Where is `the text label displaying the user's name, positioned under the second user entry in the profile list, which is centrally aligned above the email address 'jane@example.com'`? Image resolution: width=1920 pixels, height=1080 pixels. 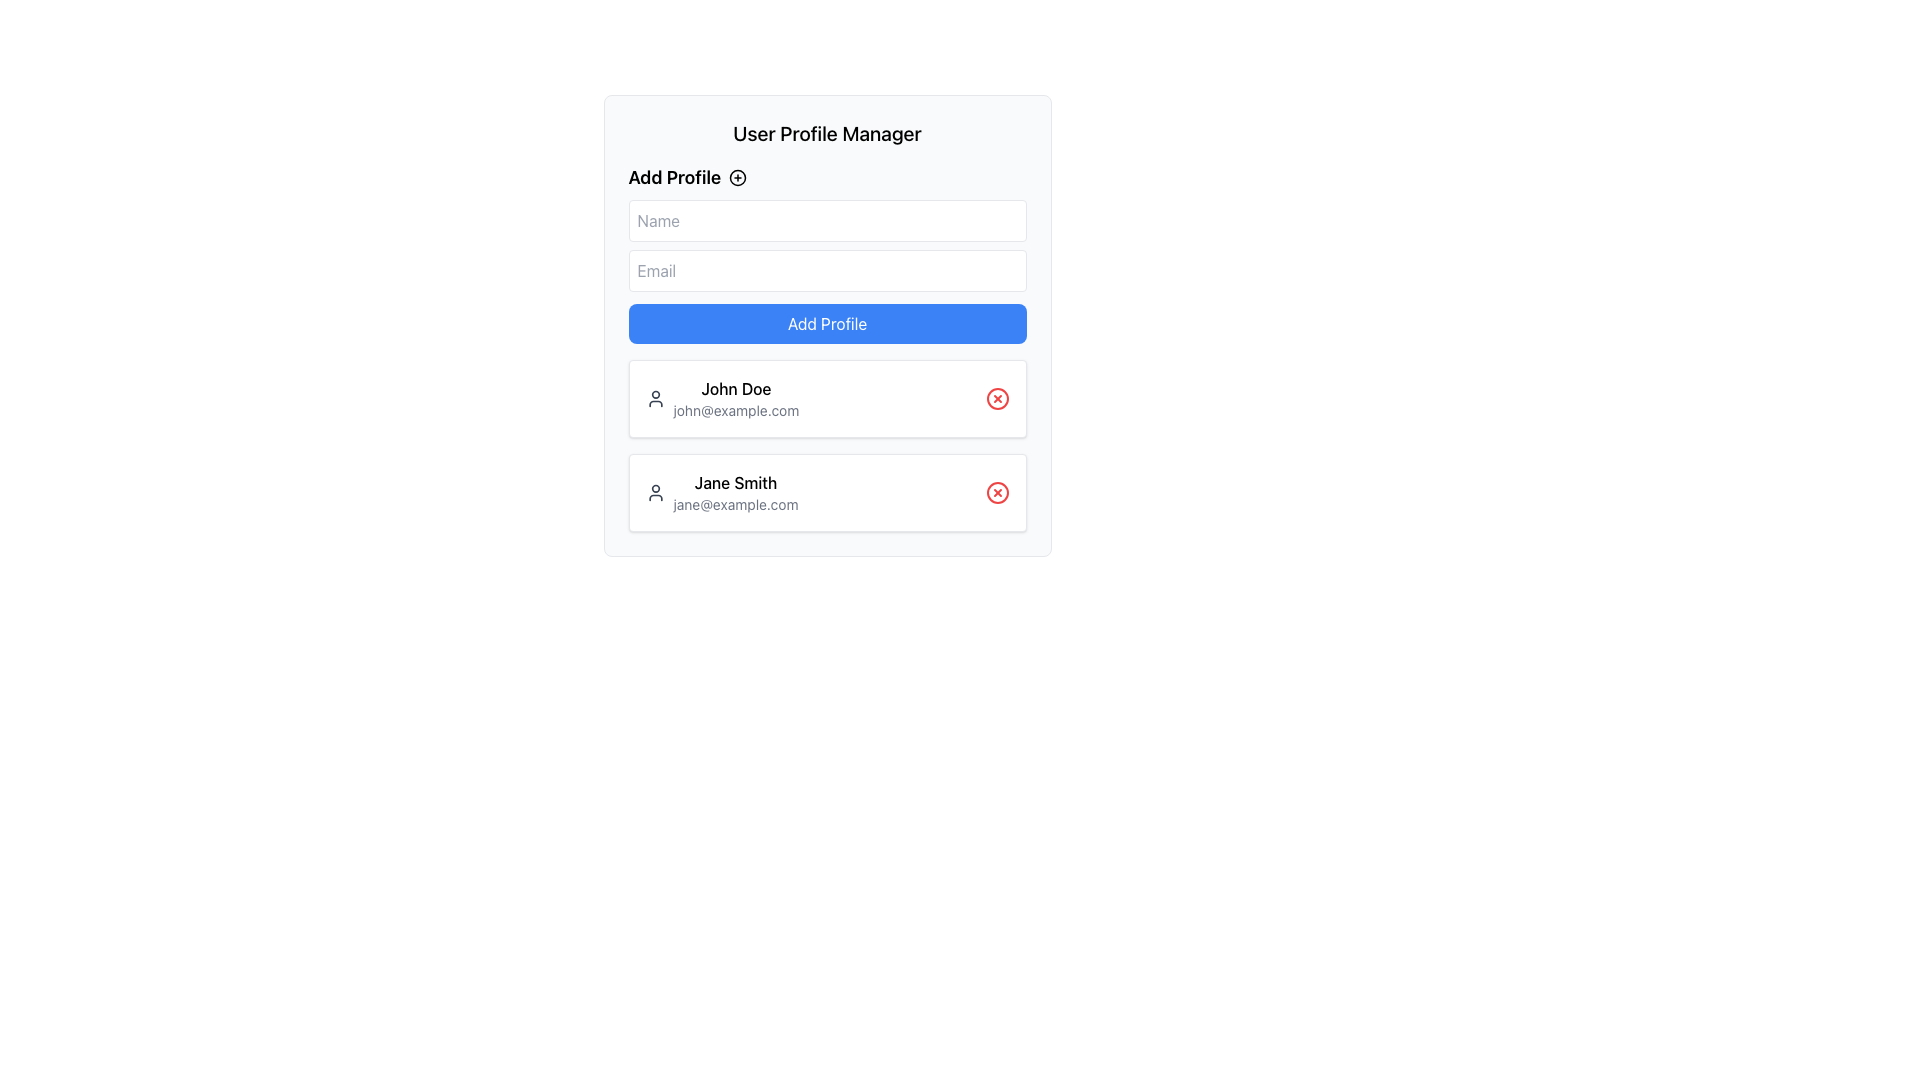
the text label displaying the user's name, positioned under the second user entry in the profile list, which is centrally aligned above the email address 'jane@example.com' is located at coordinates (734, 482).